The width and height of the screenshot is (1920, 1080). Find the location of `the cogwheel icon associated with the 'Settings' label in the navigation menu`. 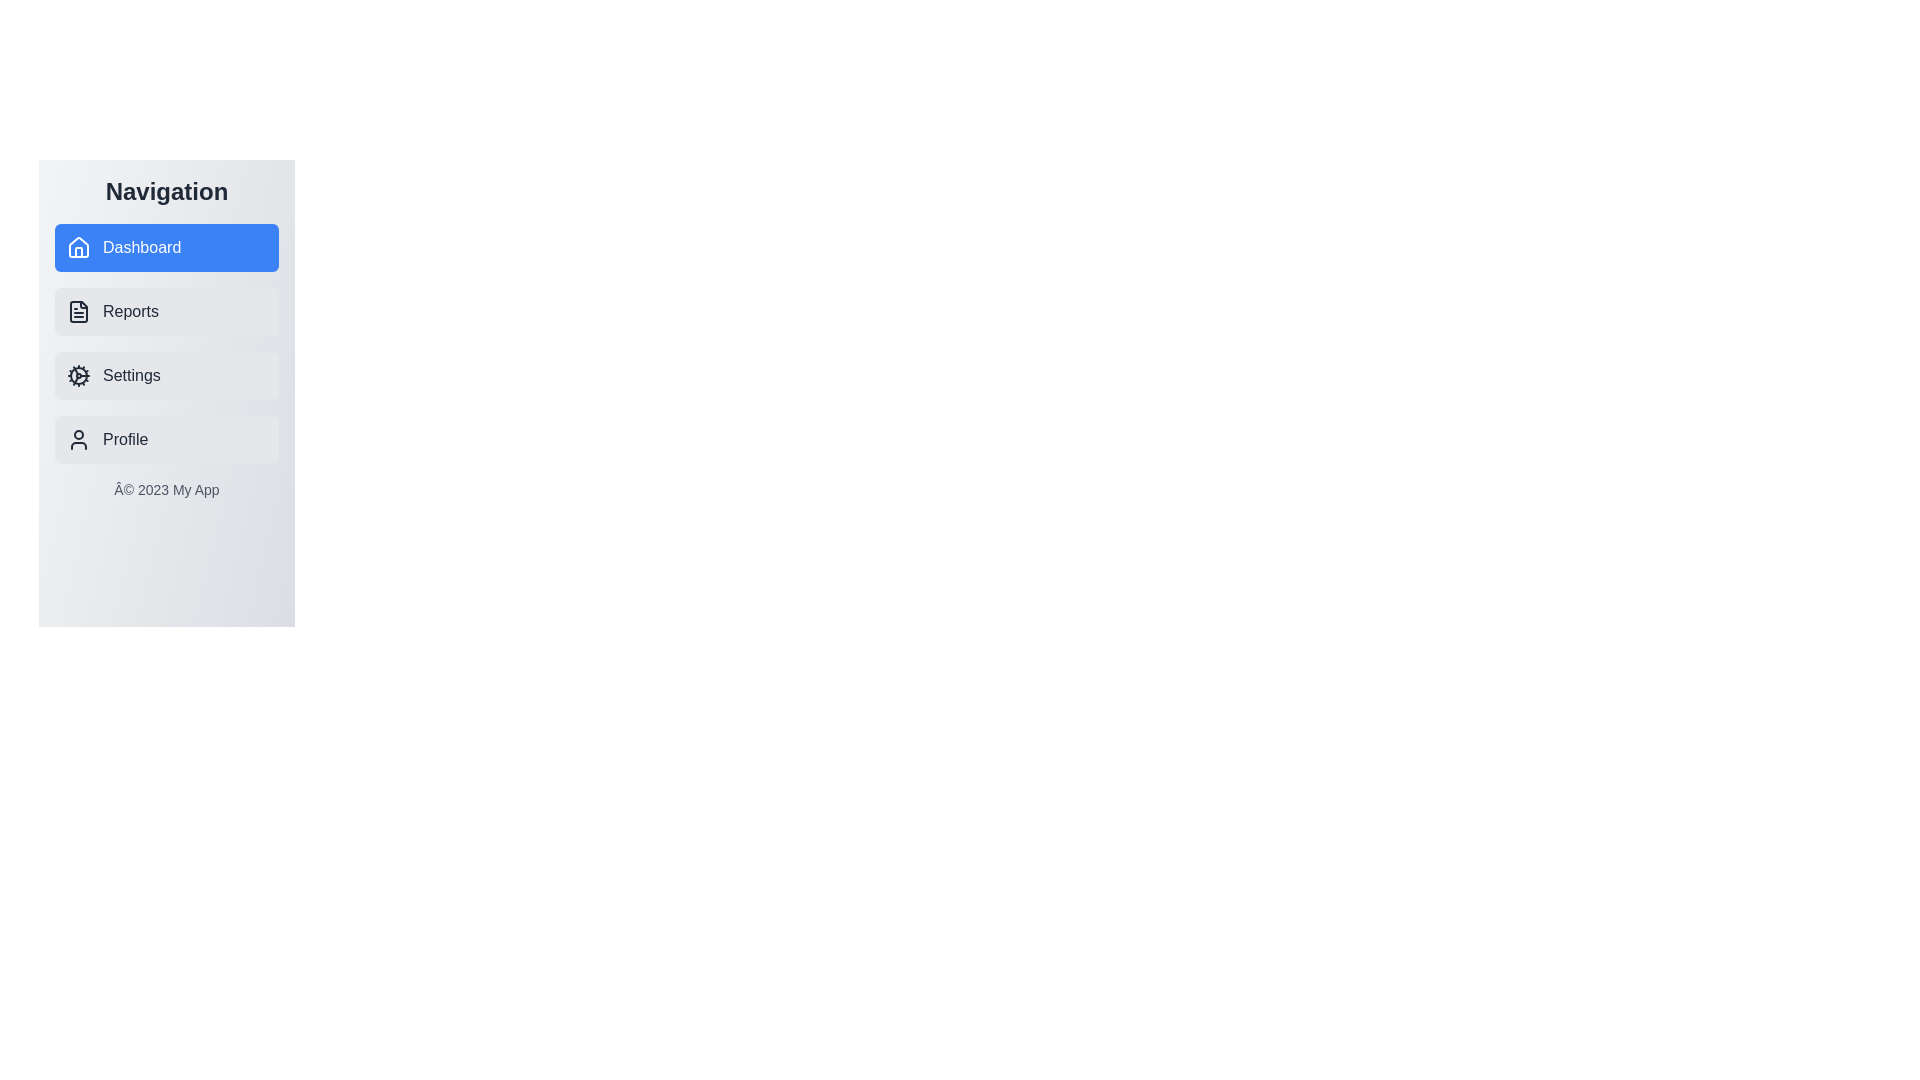

the cogwheel icon associated with the 'Settings' label in the navigation menu is located at coordinates (78, 375).